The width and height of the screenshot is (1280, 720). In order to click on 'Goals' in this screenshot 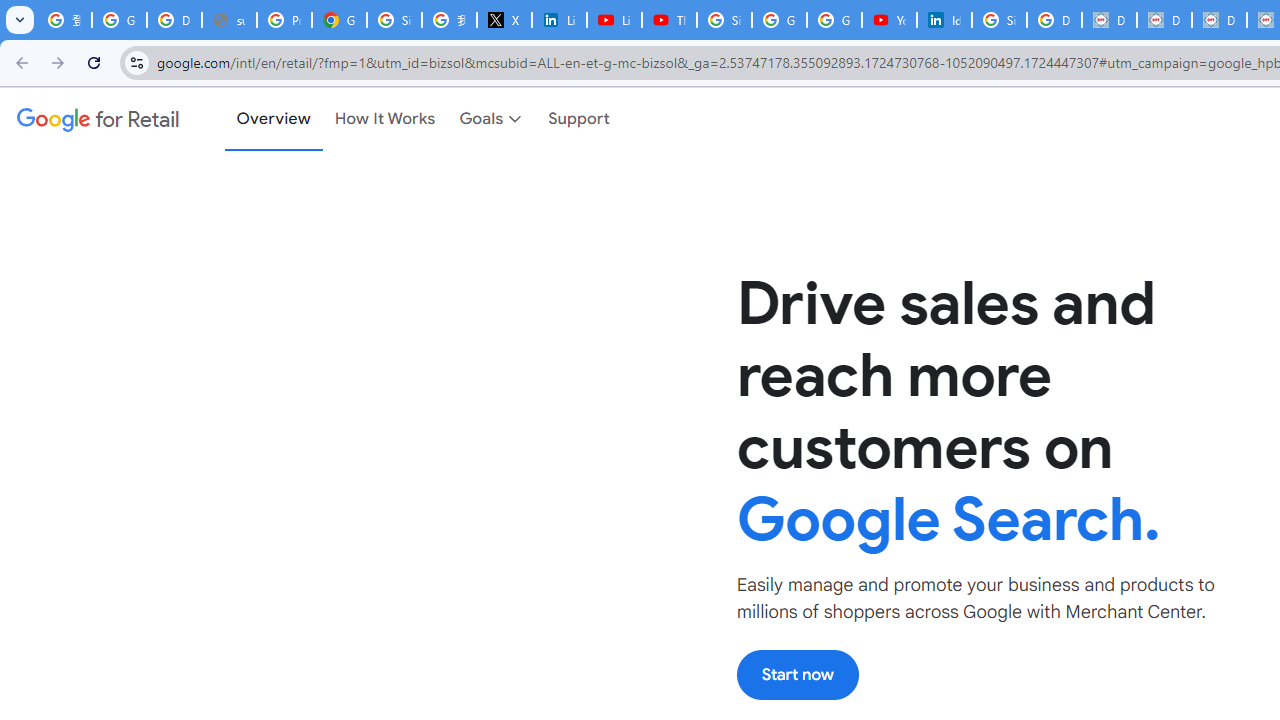, I will do `click(492, 119)`.